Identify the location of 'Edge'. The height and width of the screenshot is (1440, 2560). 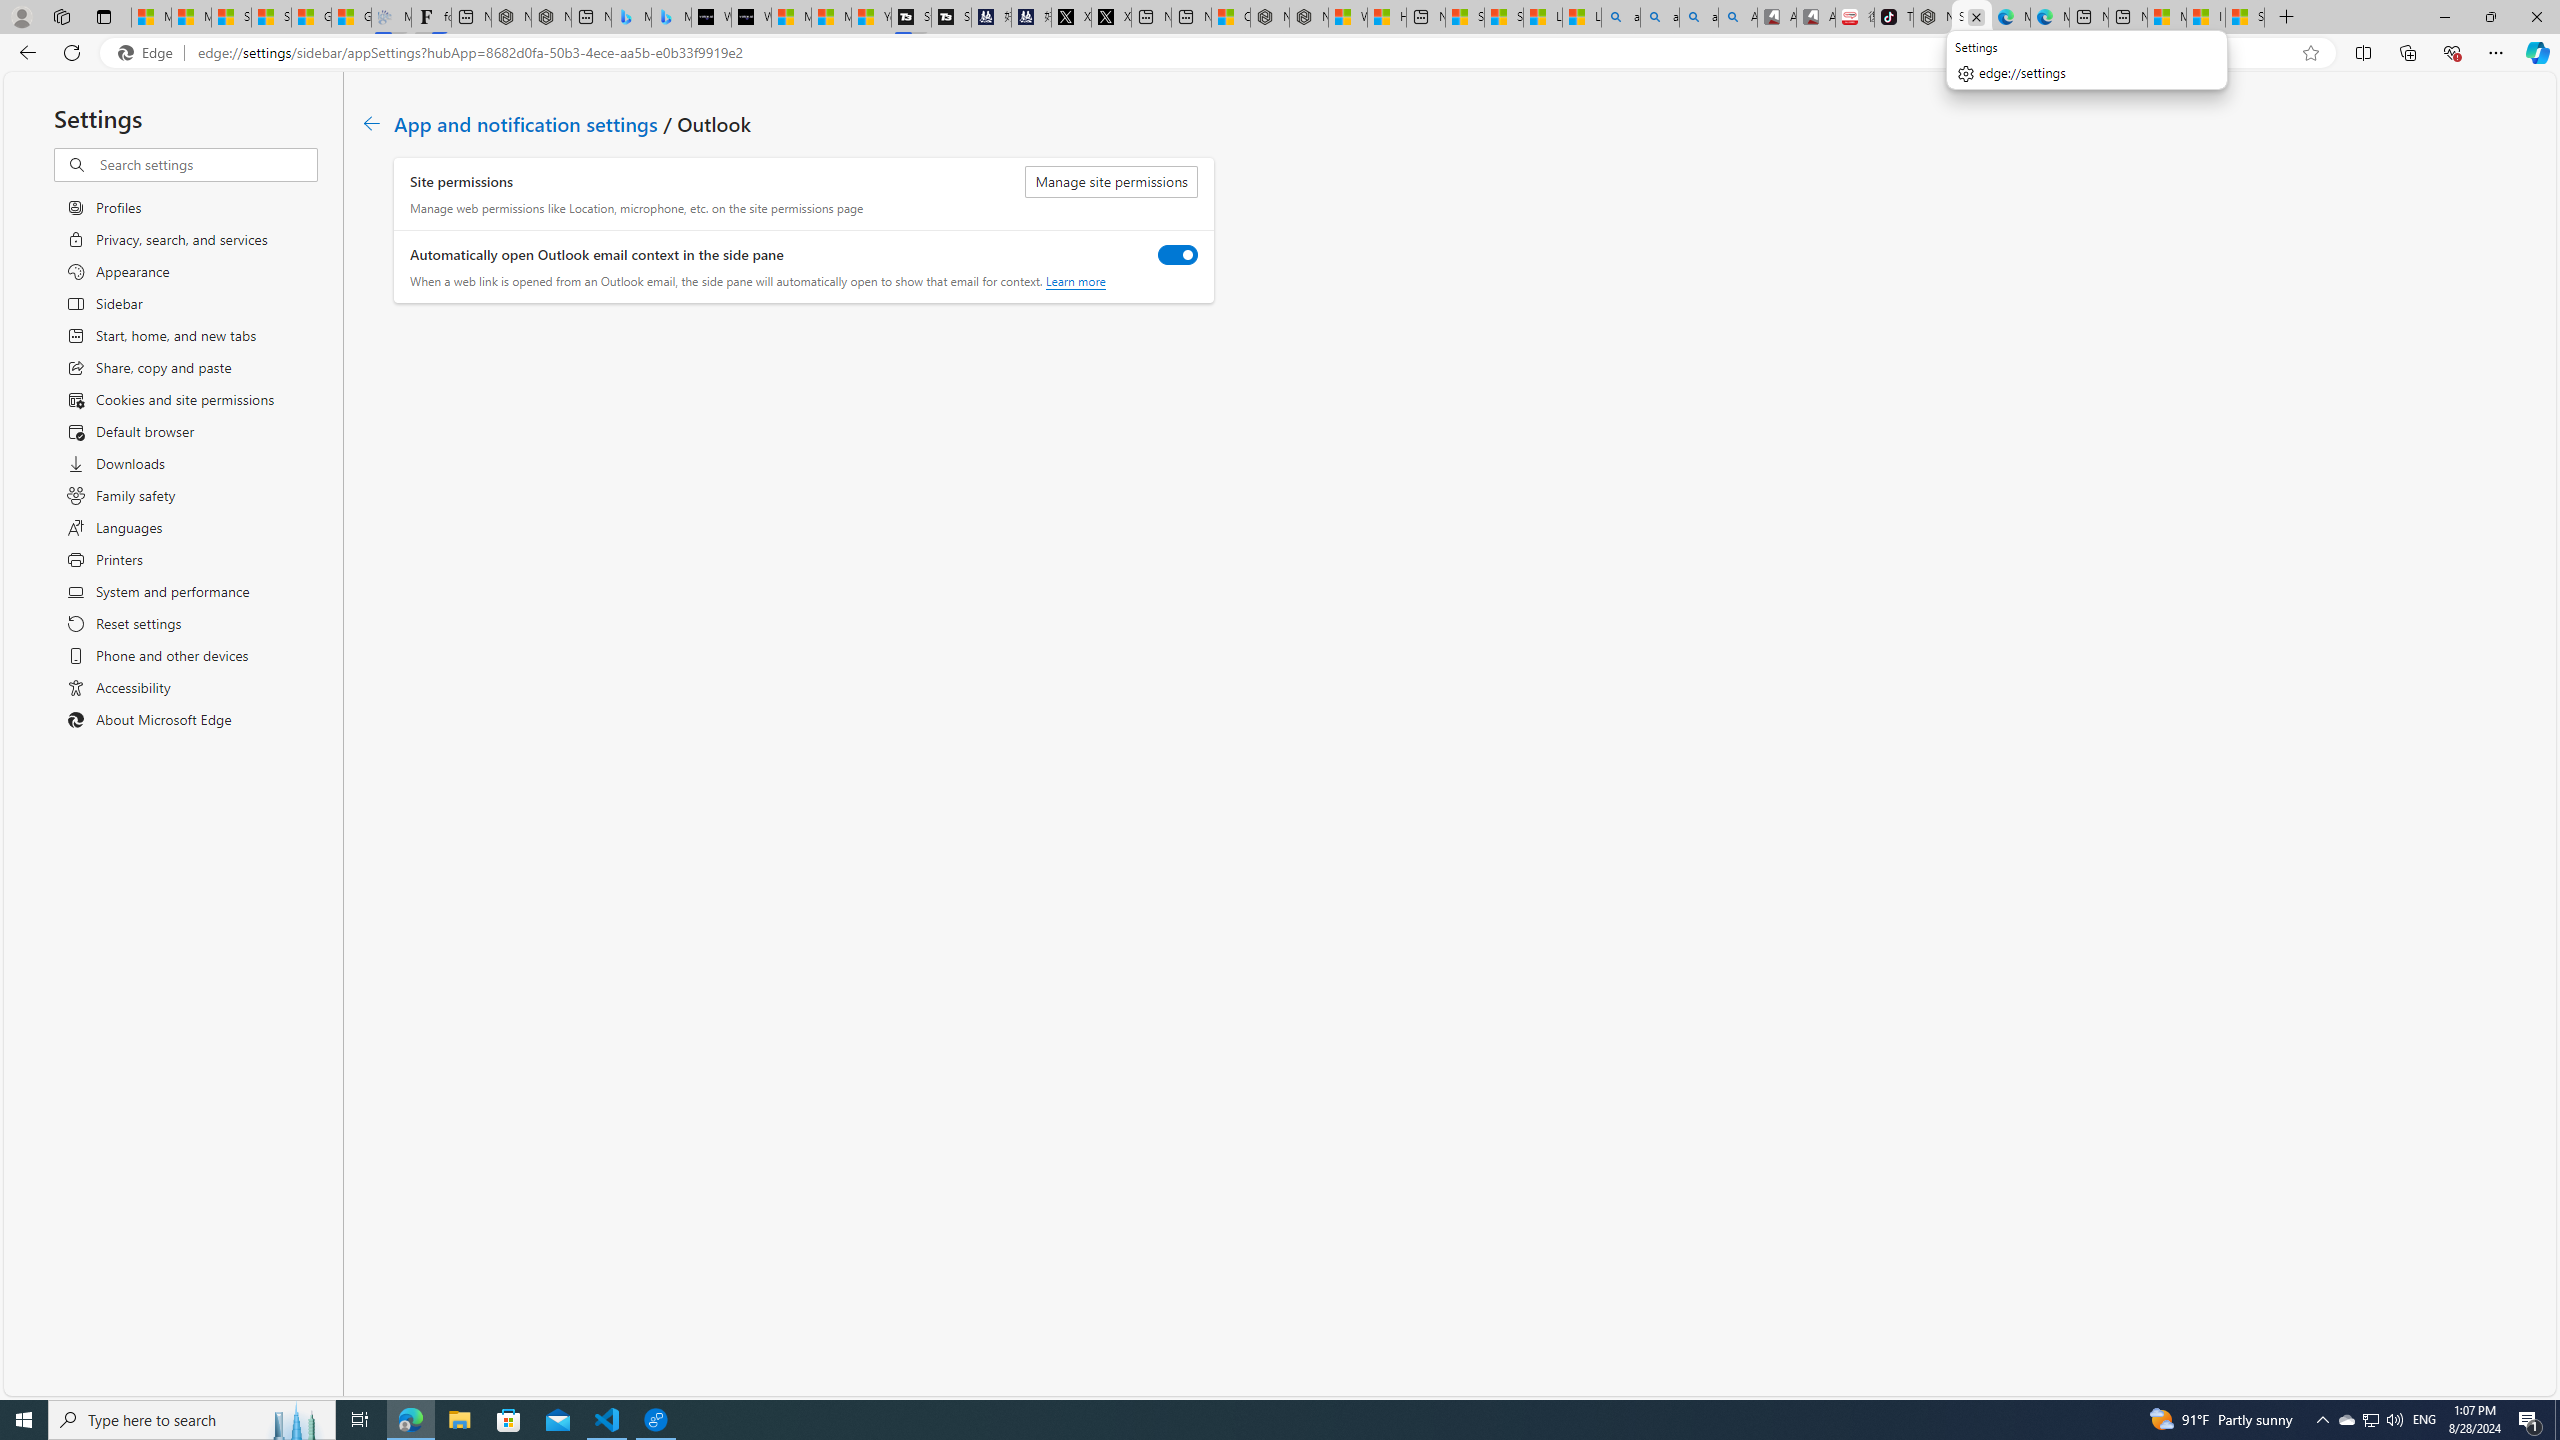
(148, 53).